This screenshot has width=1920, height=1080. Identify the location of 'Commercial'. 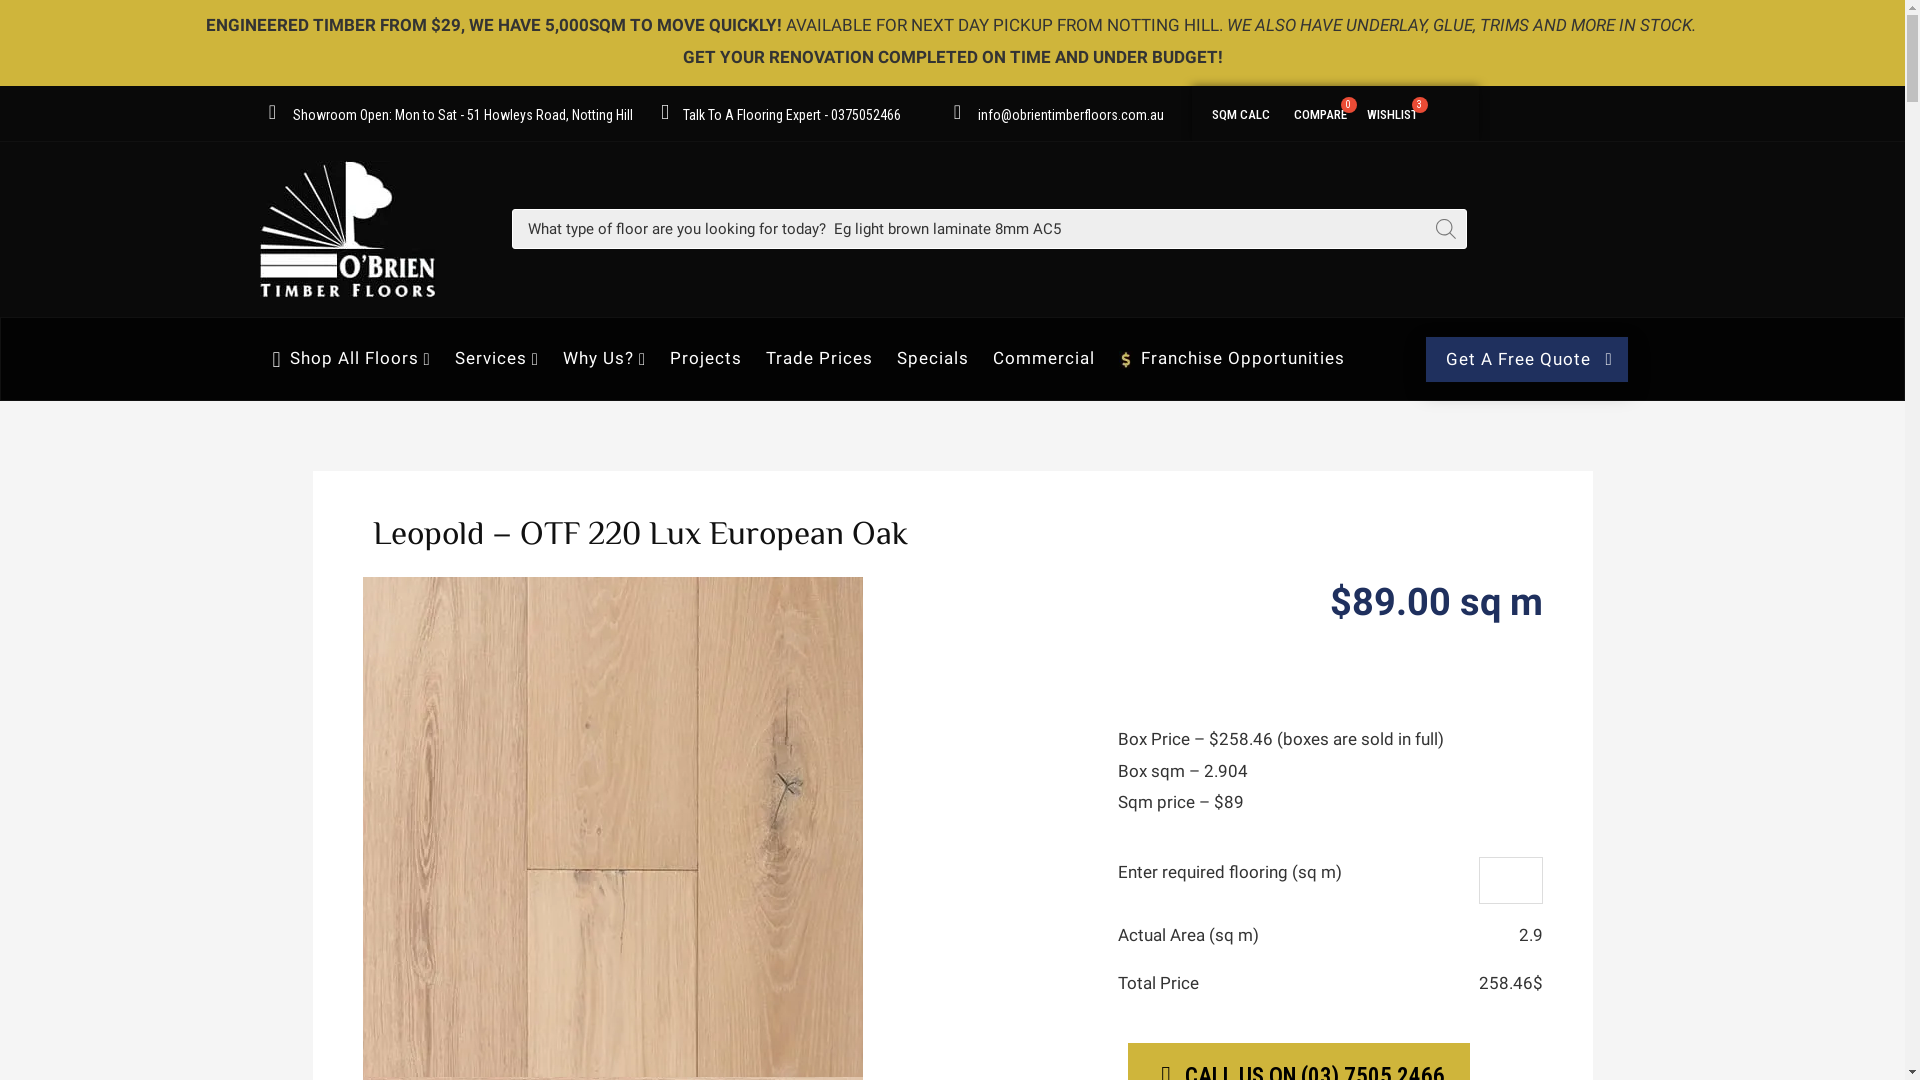
(1042, 357).